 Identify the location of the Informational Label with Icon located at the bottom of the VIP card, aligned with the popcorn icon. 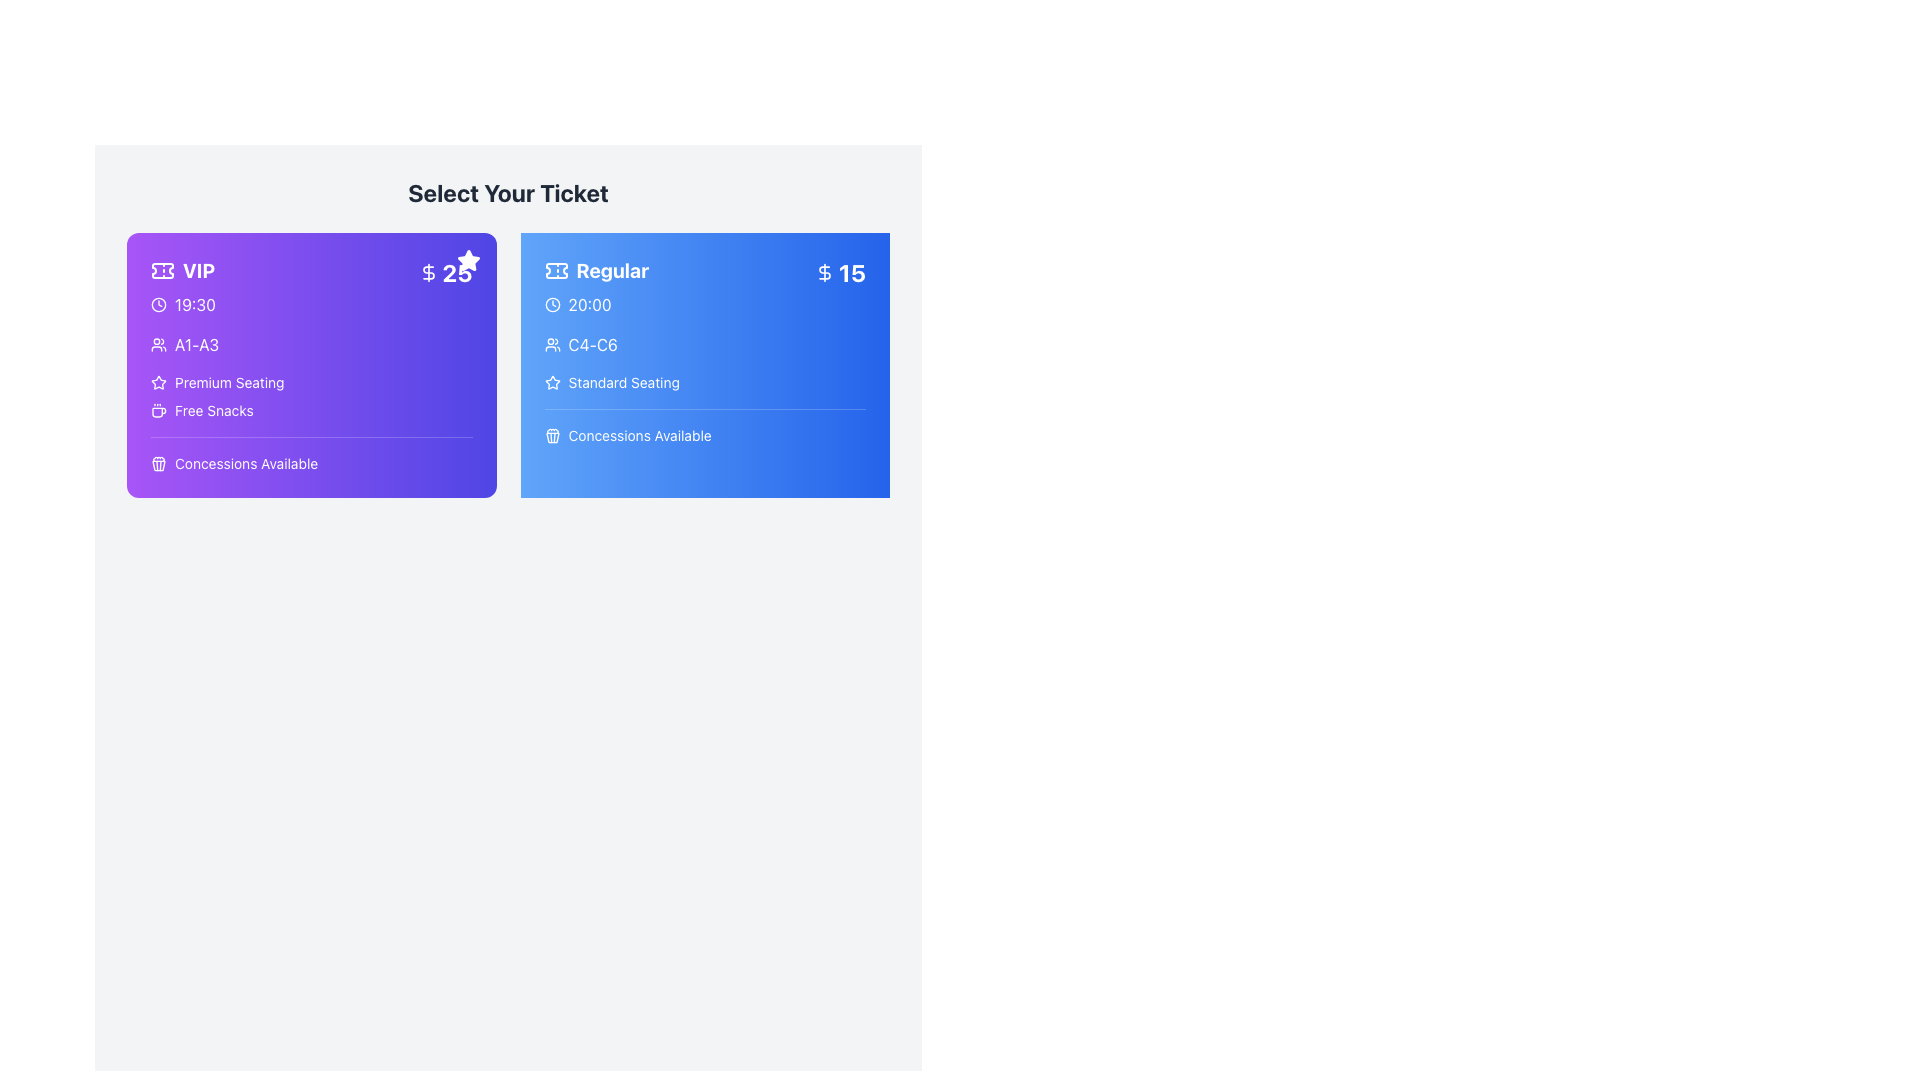
(310, 455).